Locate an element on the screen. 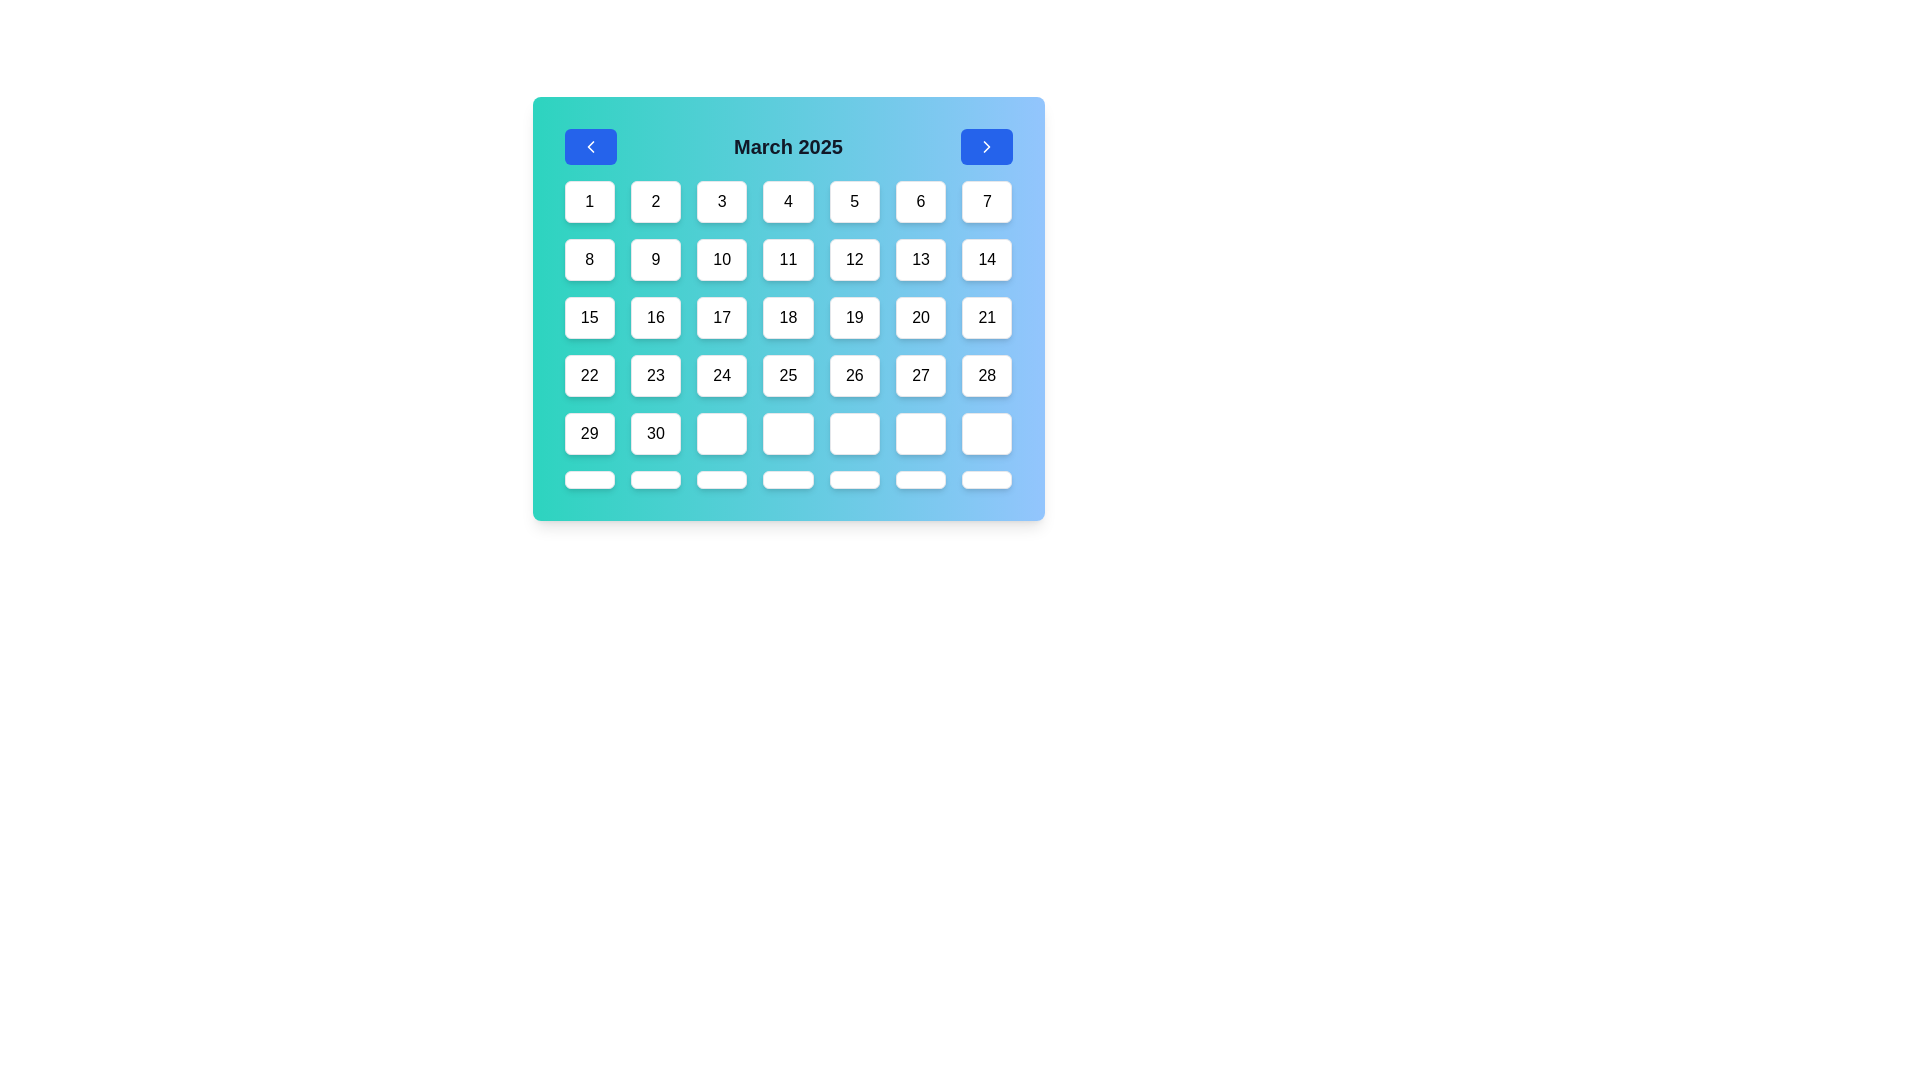 This screenshot has height=1080, width=1920. the navigation button located to the far right of the title text 'March 2025' in the calendar header is located at coordinates (986, 145).